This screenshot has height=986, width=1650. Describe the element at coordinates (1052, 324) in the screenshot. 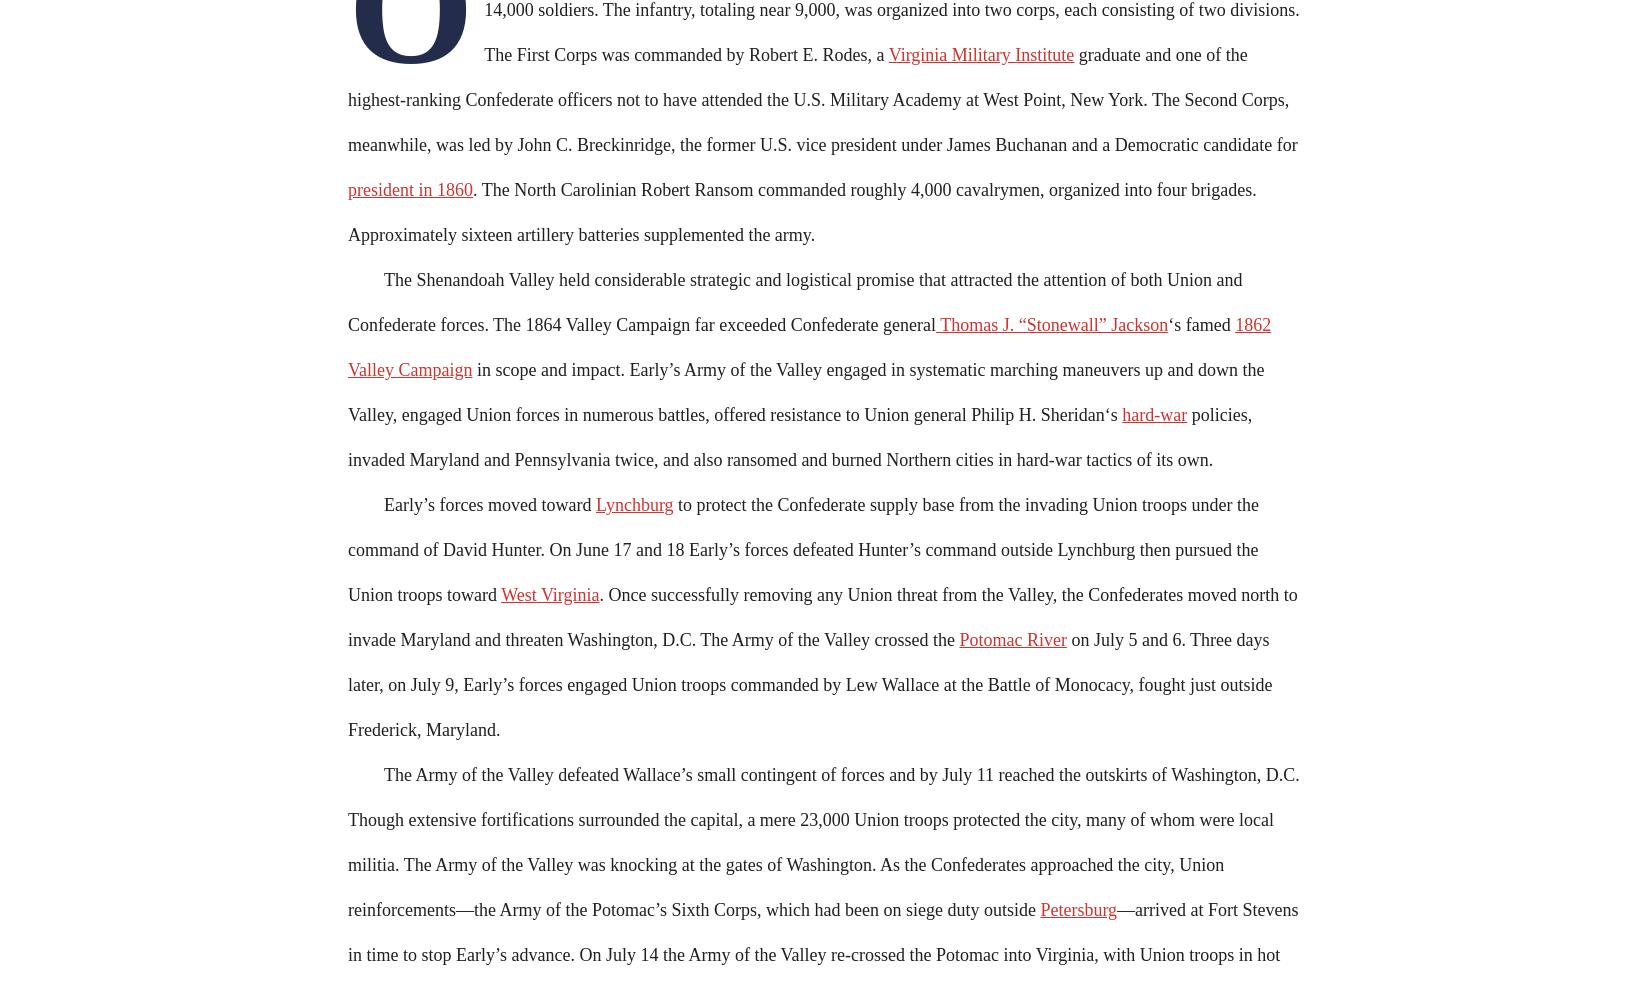

I see `'Thomas J. “Stonewall” Jackson'` at that location.